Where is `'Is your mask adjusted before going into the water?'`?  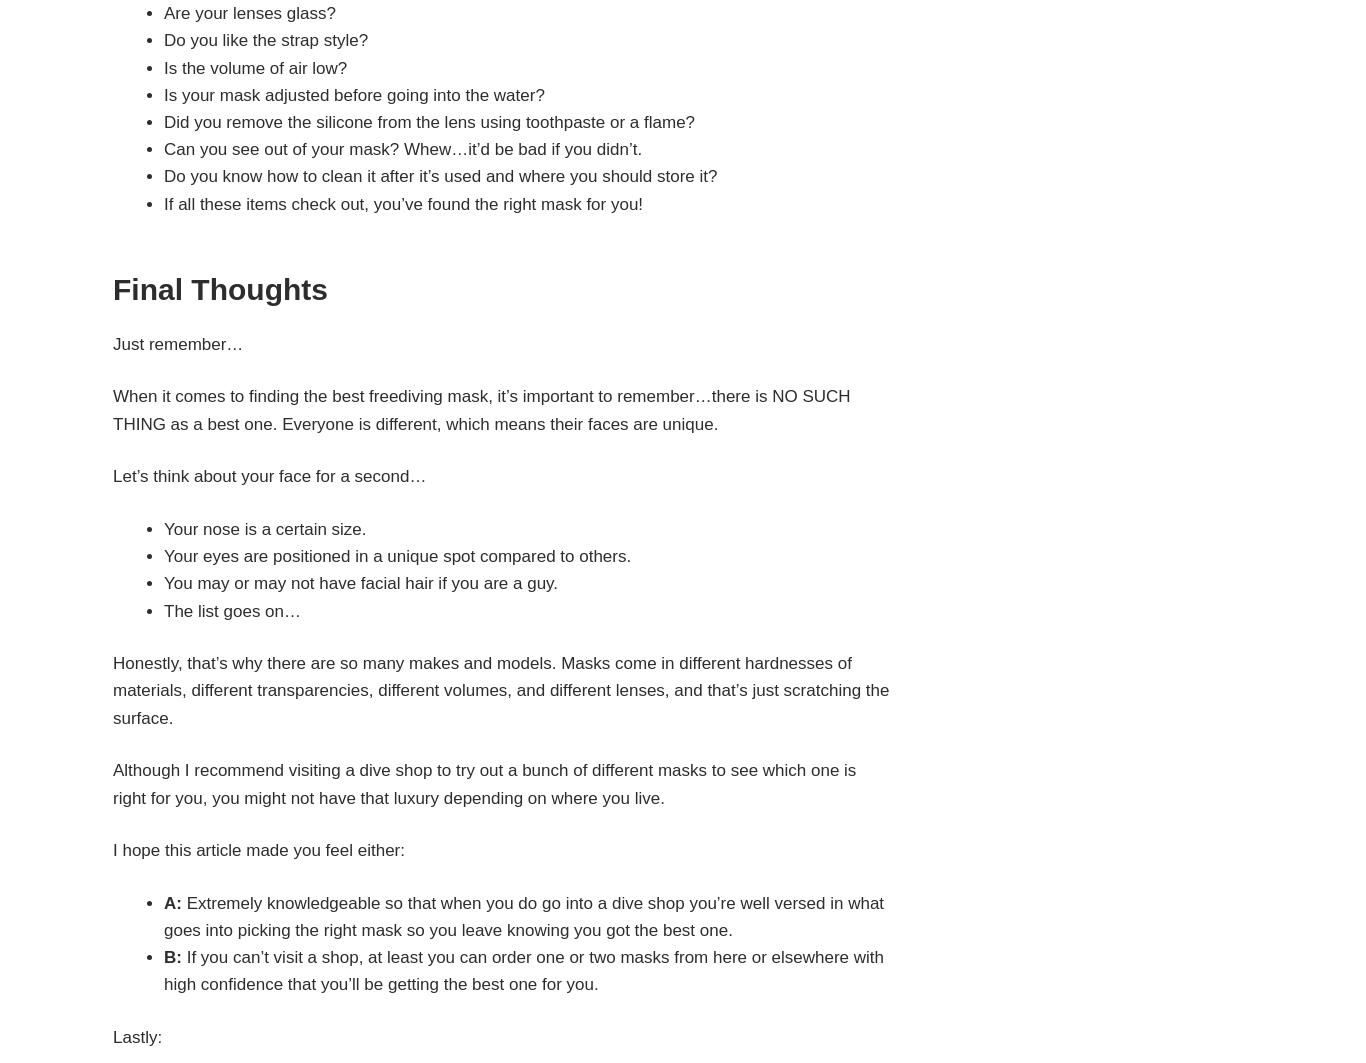 'Is your mask adjusted before going into the water?' is located at coordinates (353, 94).